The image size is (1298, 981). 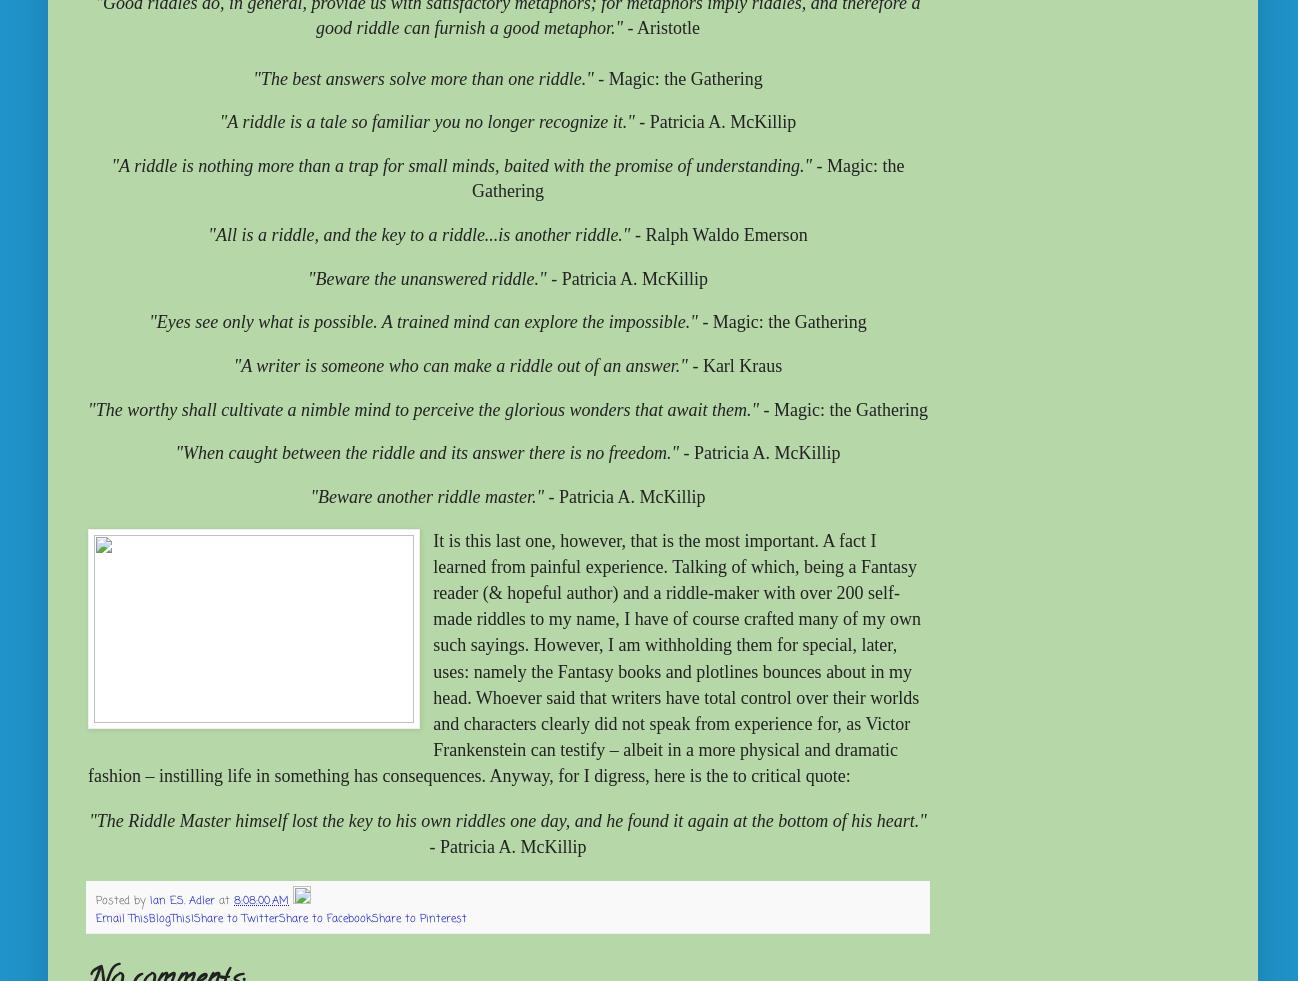 What do you see at coordinates (425, 121) in the screenshot?
I see `'"A riddle is a tale so familiar you no longer recognize it."'` at bounding box center [425, 121].